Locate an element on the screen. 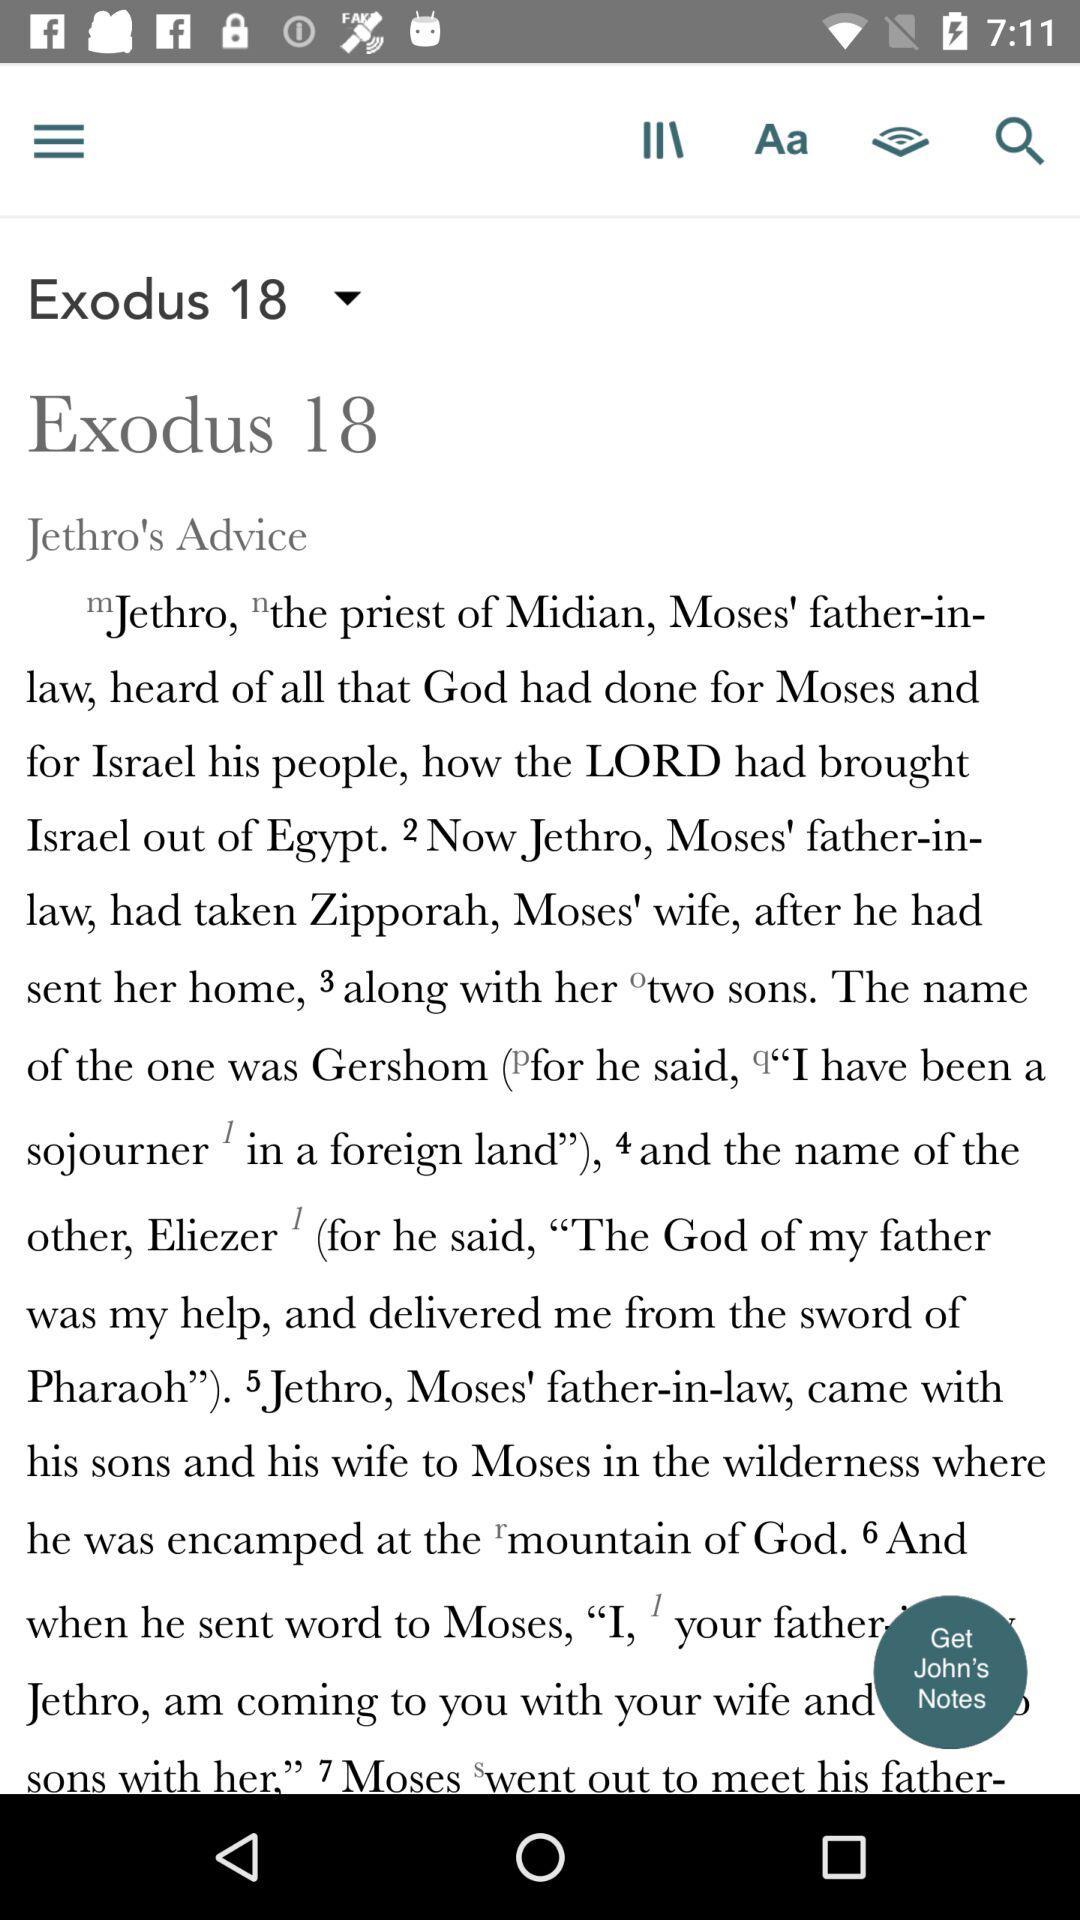  bookmark that page is located at coordinates (662, 139).